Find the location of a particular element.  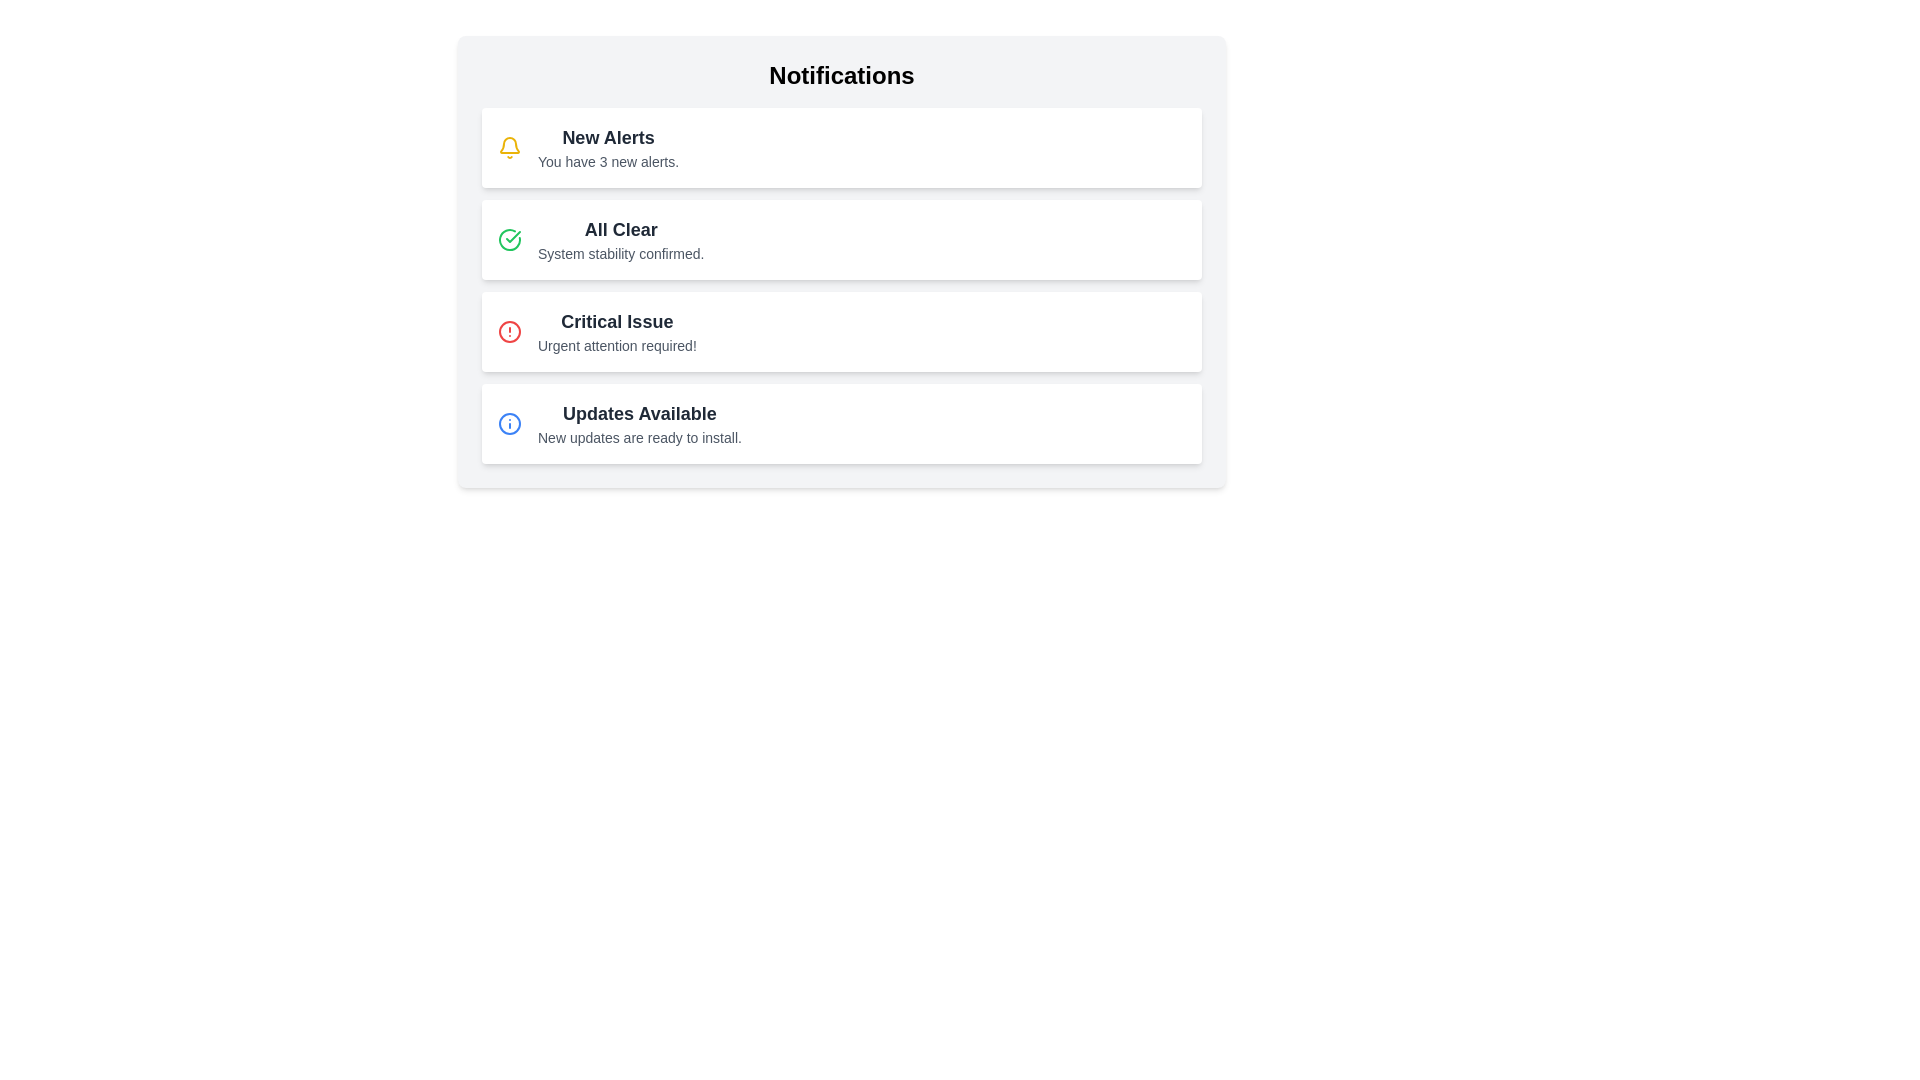

the circle icon within the 'Updates Available' notification card, which serves as an informational or alert symbol is located at coordinates (509, 423).